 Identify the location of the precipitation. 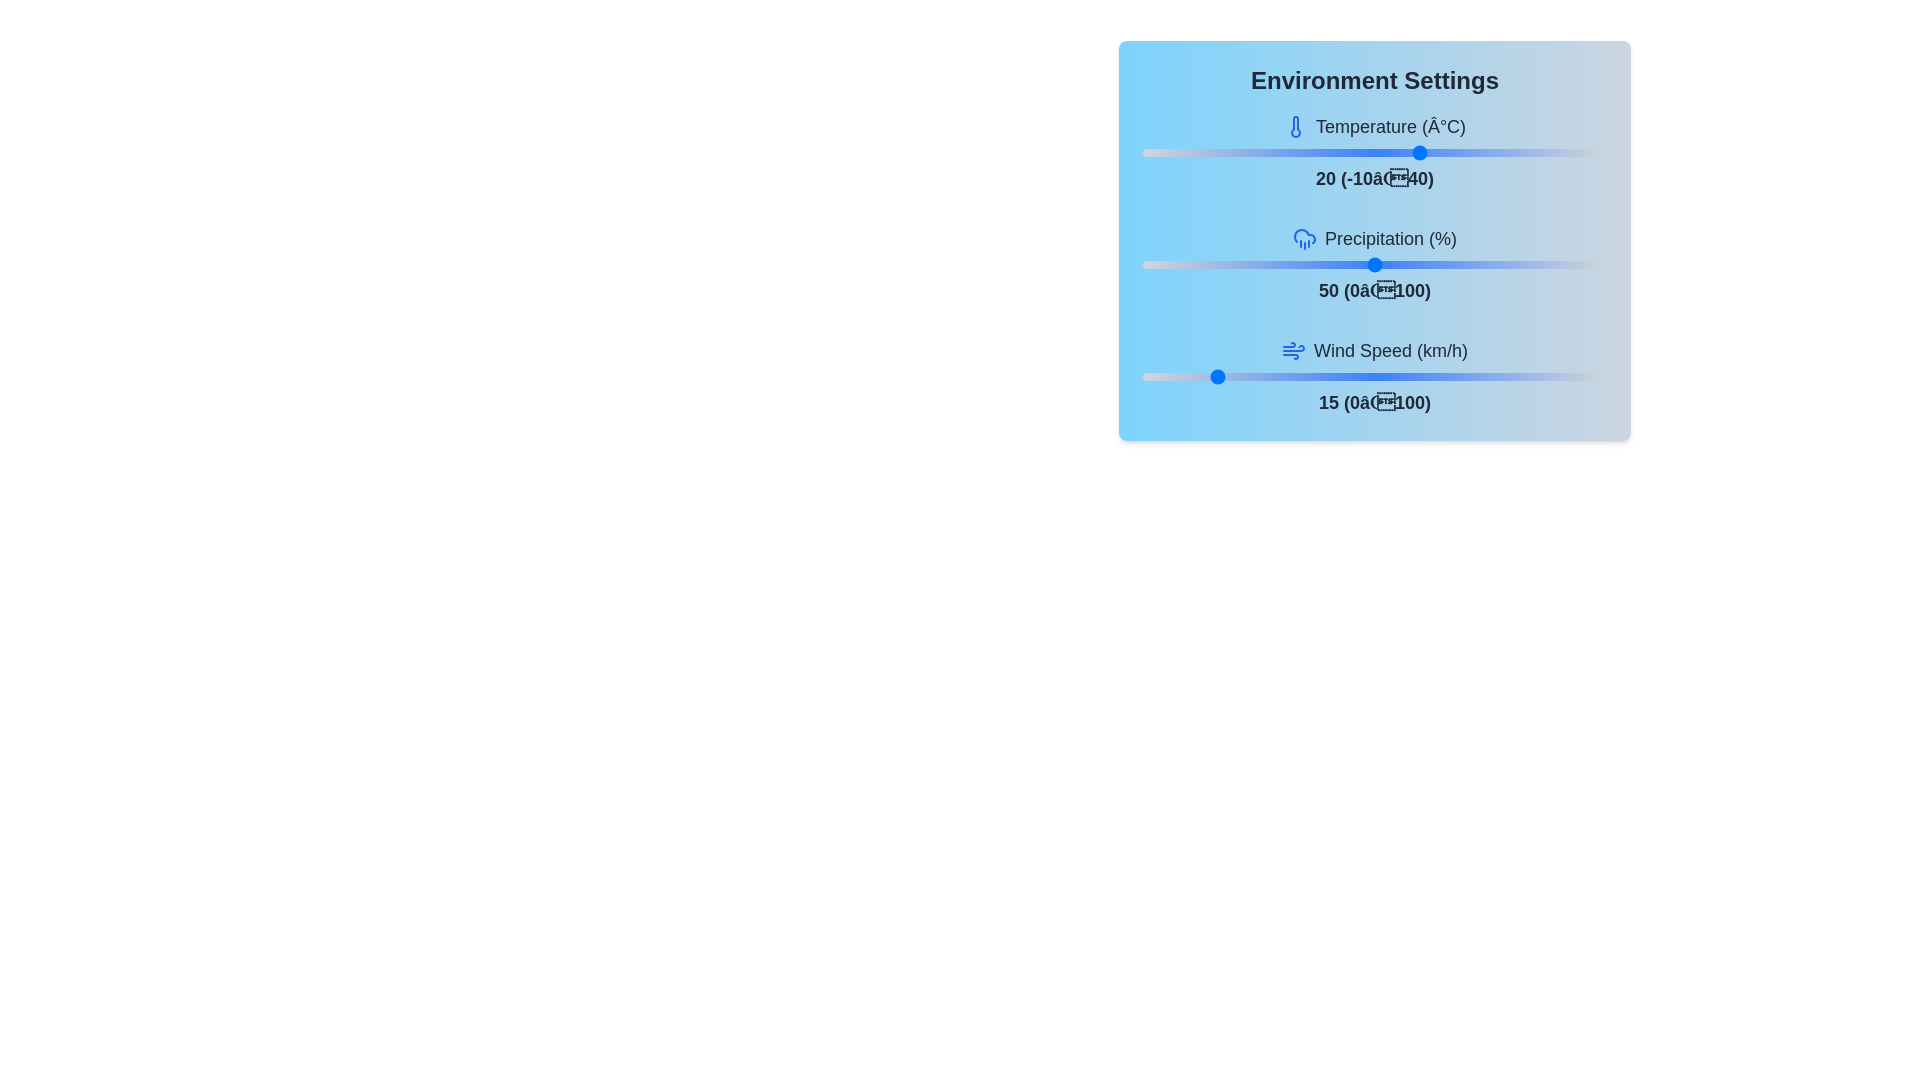
(1527, 264).